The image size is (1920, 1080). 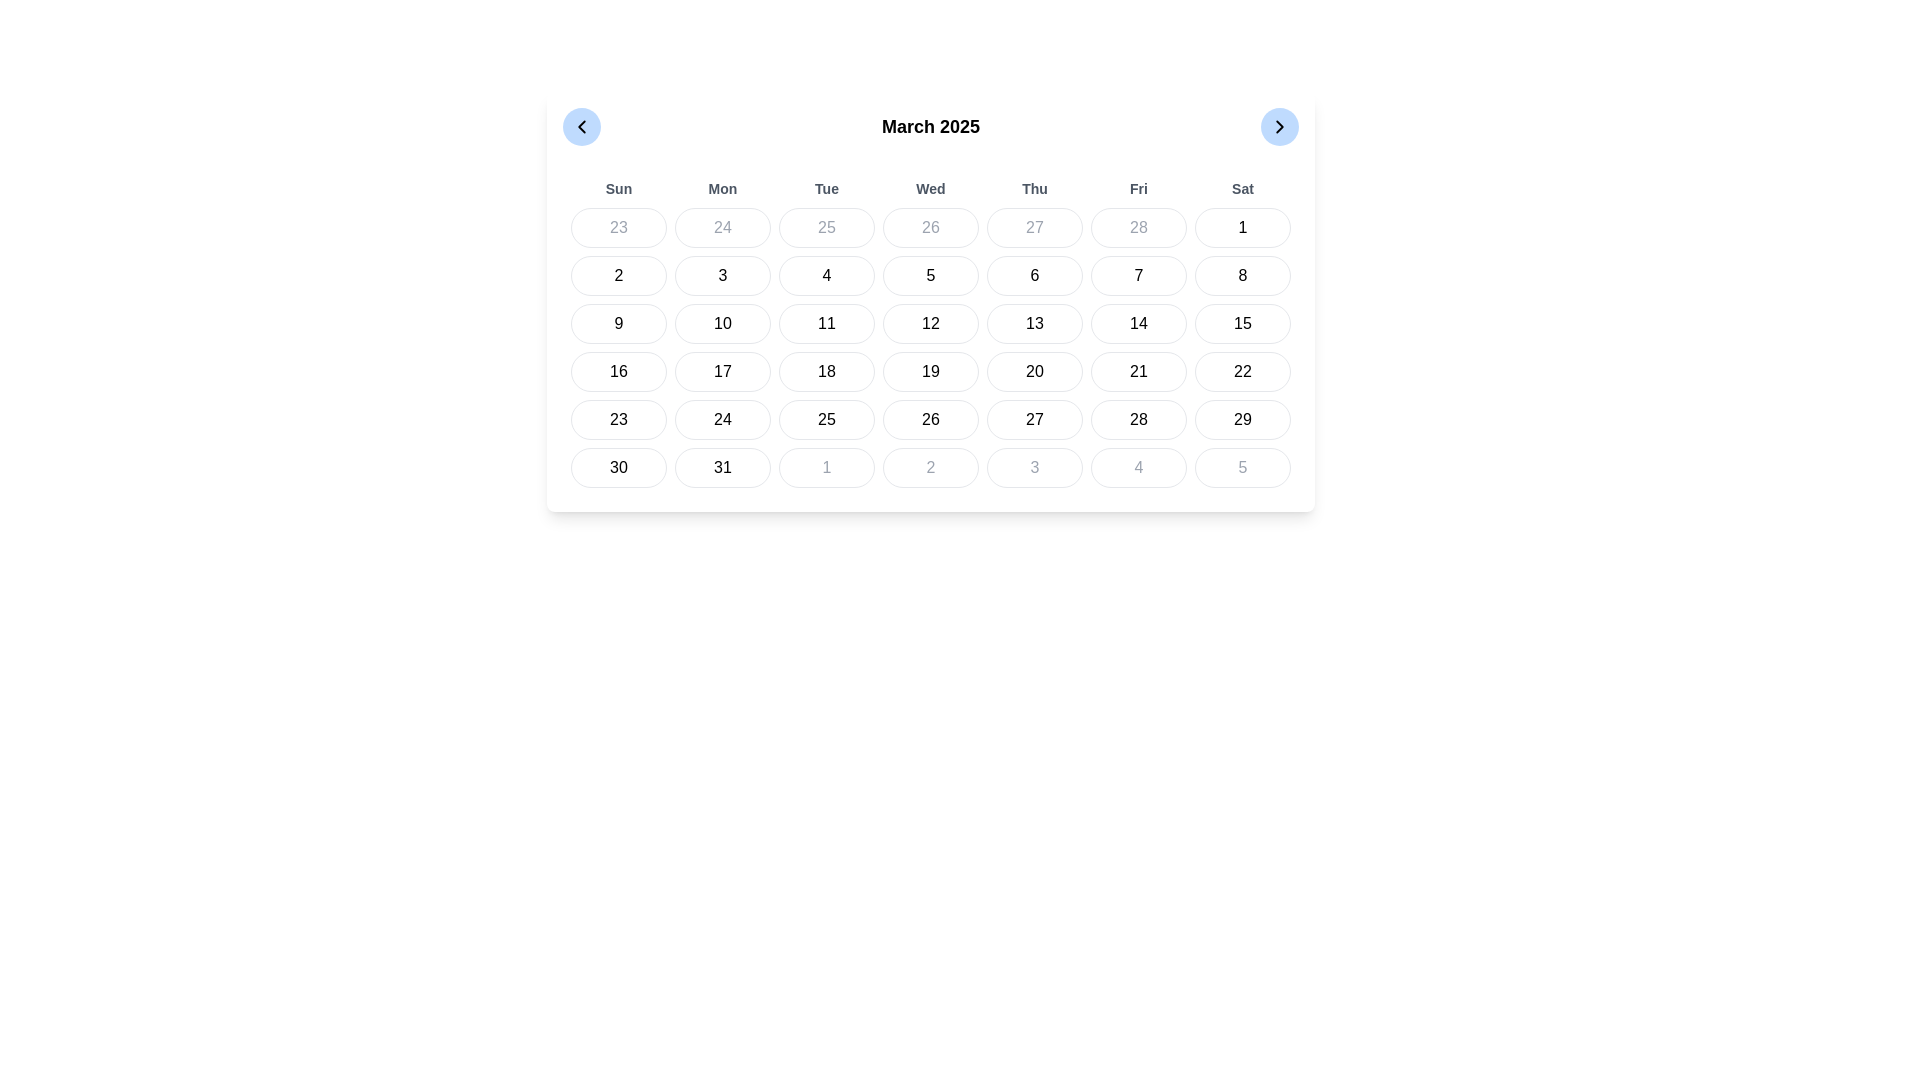 I want to click on the button representing the date '31' in the calendar view, so click(x=722, y=467).